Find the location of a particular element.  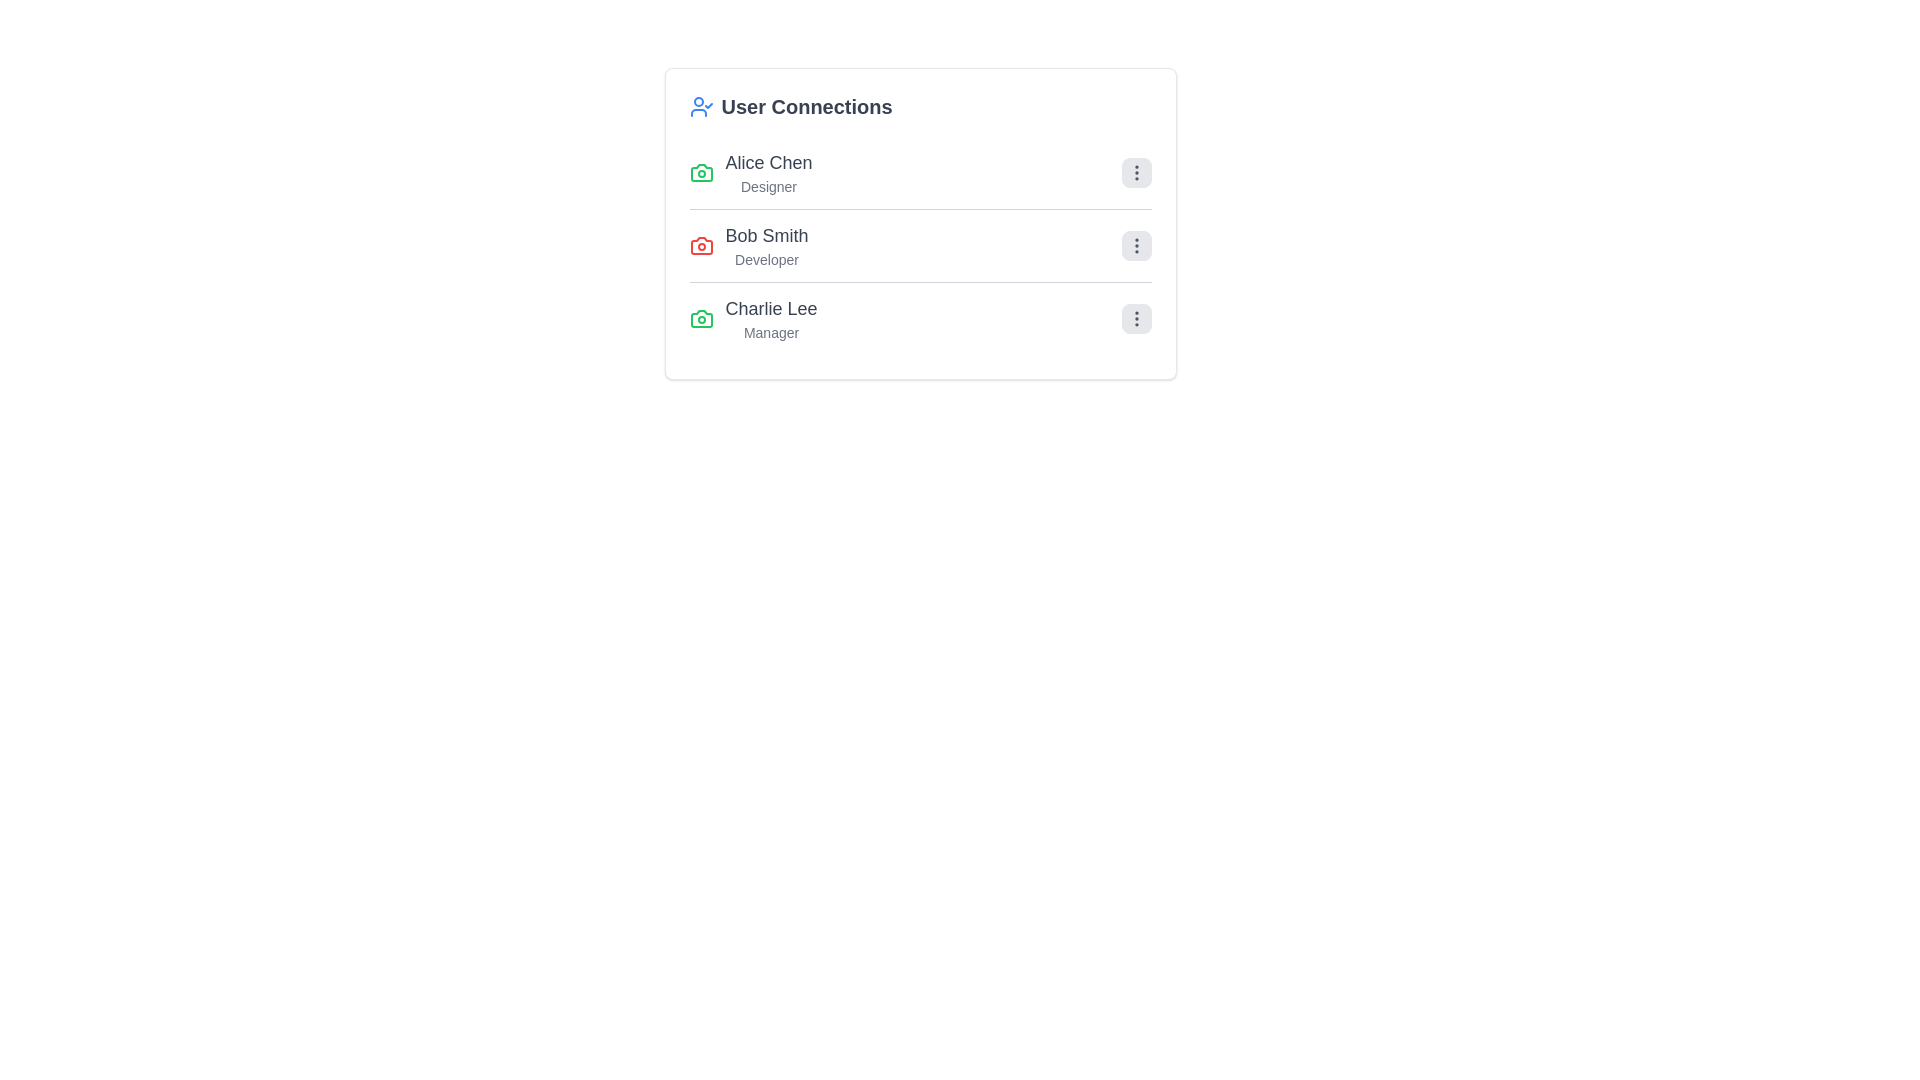

the Text block displaying the name and subtitle of the user, which is located in the second position of a vertical list, between 'Alice Chen, Designer' and 'Charlie Lee, Manager' is located at coordinates (766, 245).